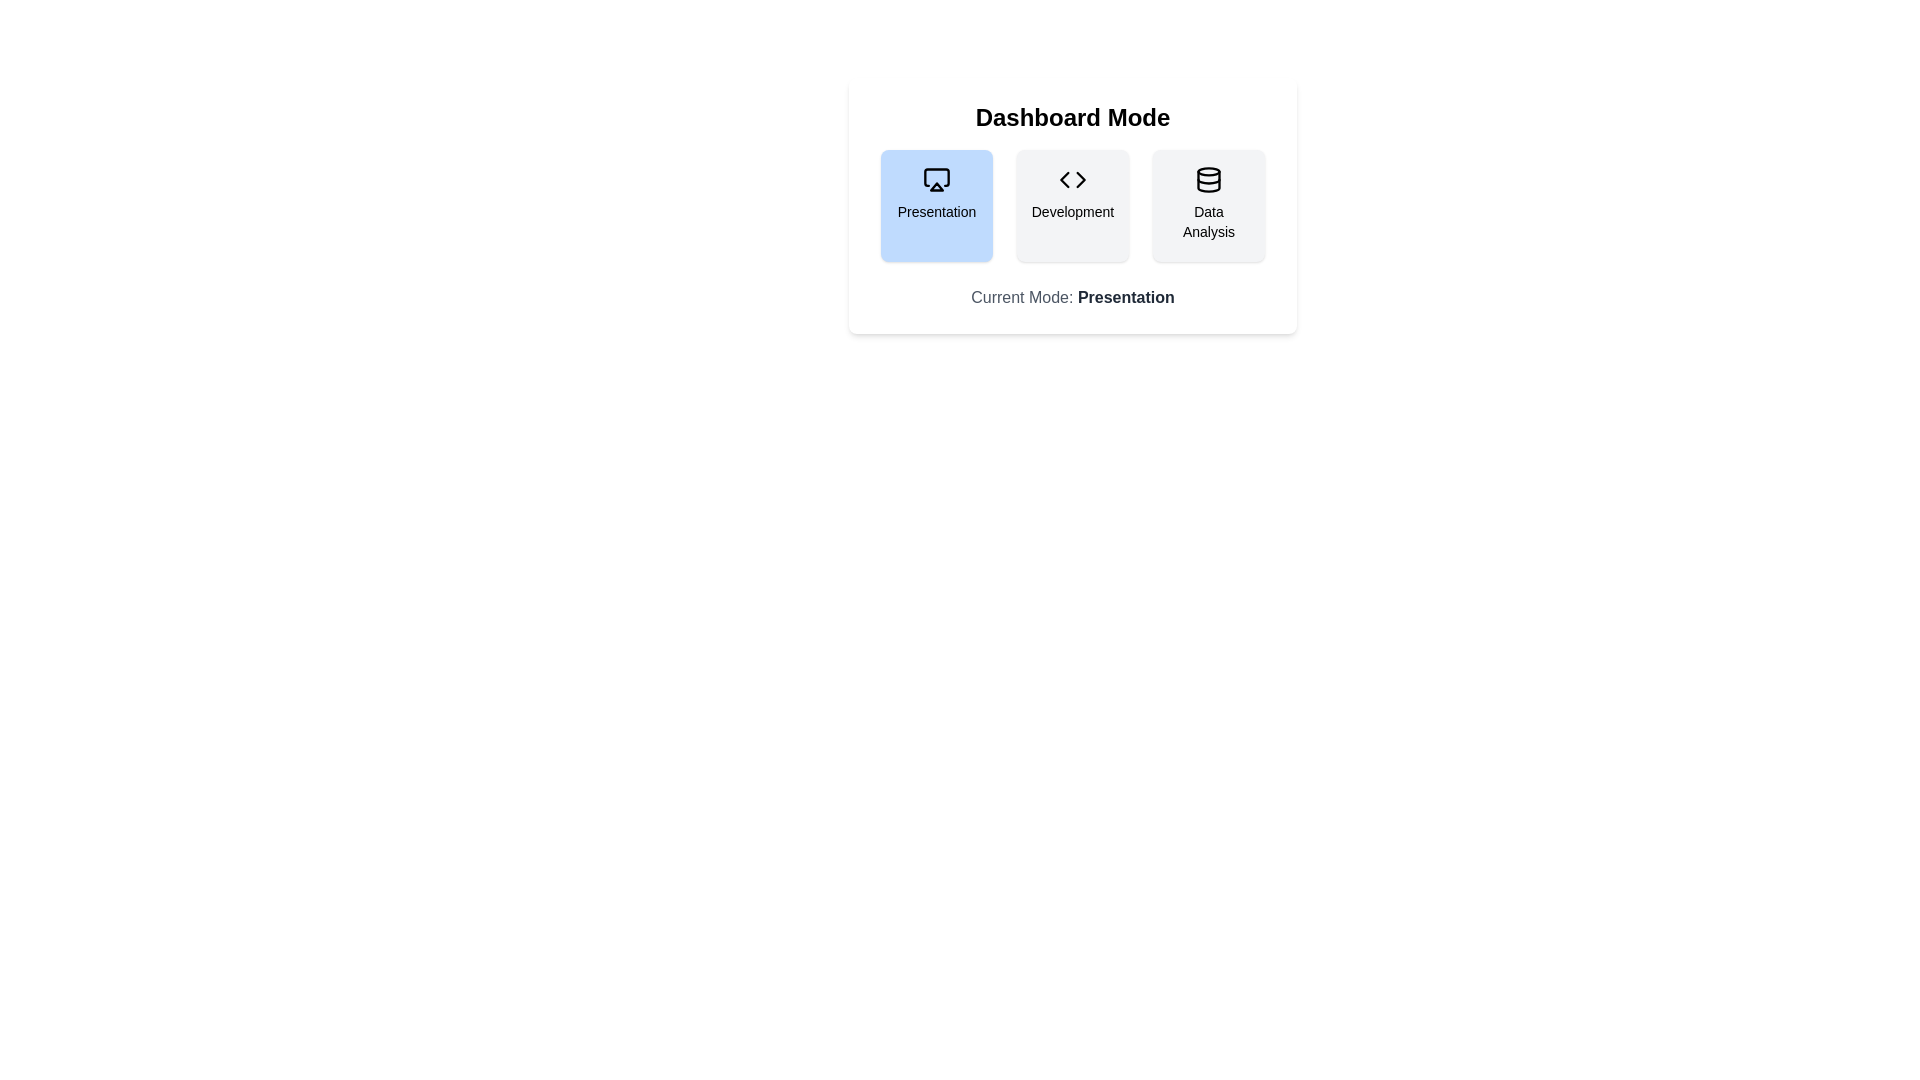 This screenshot has width=1920, height=1080. What do you see at coordinates (1208, 205) in the screenshot?
I see `the mode button labeled Data Analysis to observe its hover effect` at bounding box center [1208, 205].